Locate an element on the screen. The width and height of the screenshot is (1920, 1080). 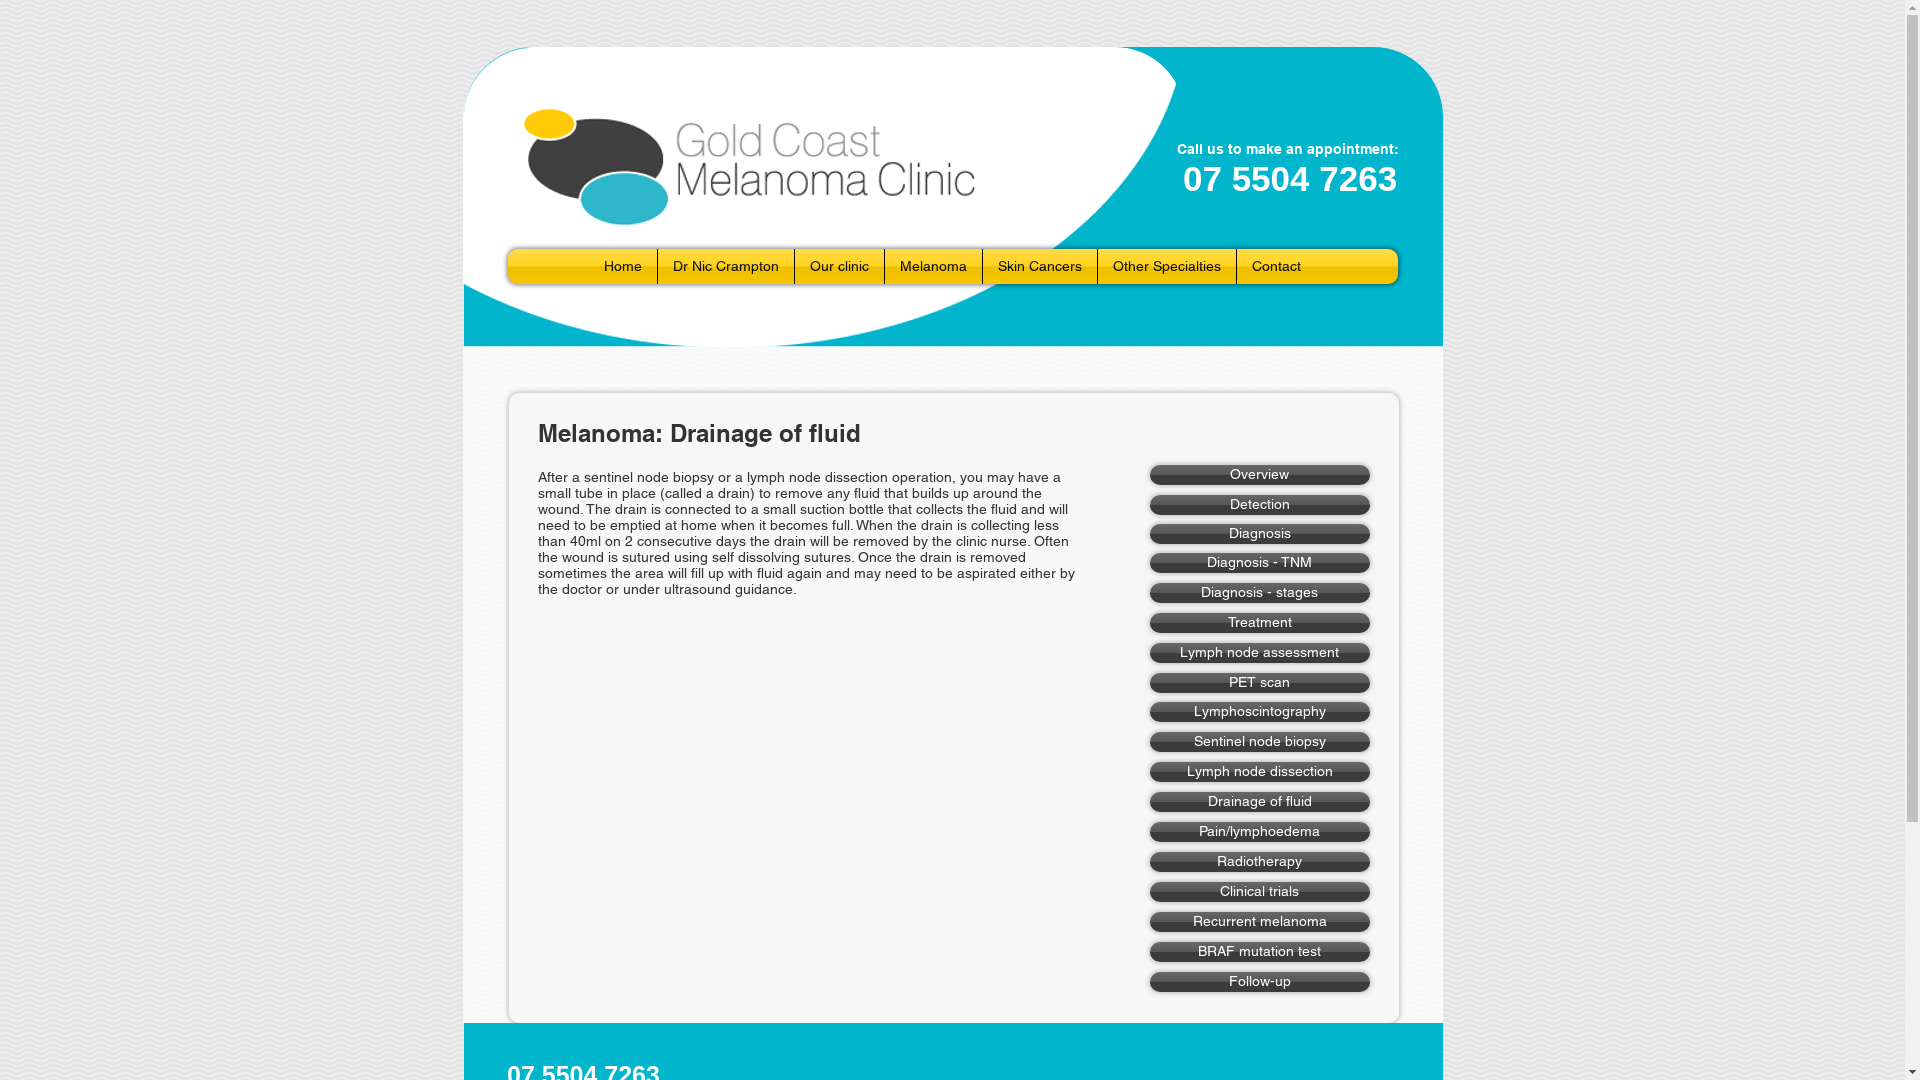
'Diagnosis - TNM' is located at coordinates (1258, 563).